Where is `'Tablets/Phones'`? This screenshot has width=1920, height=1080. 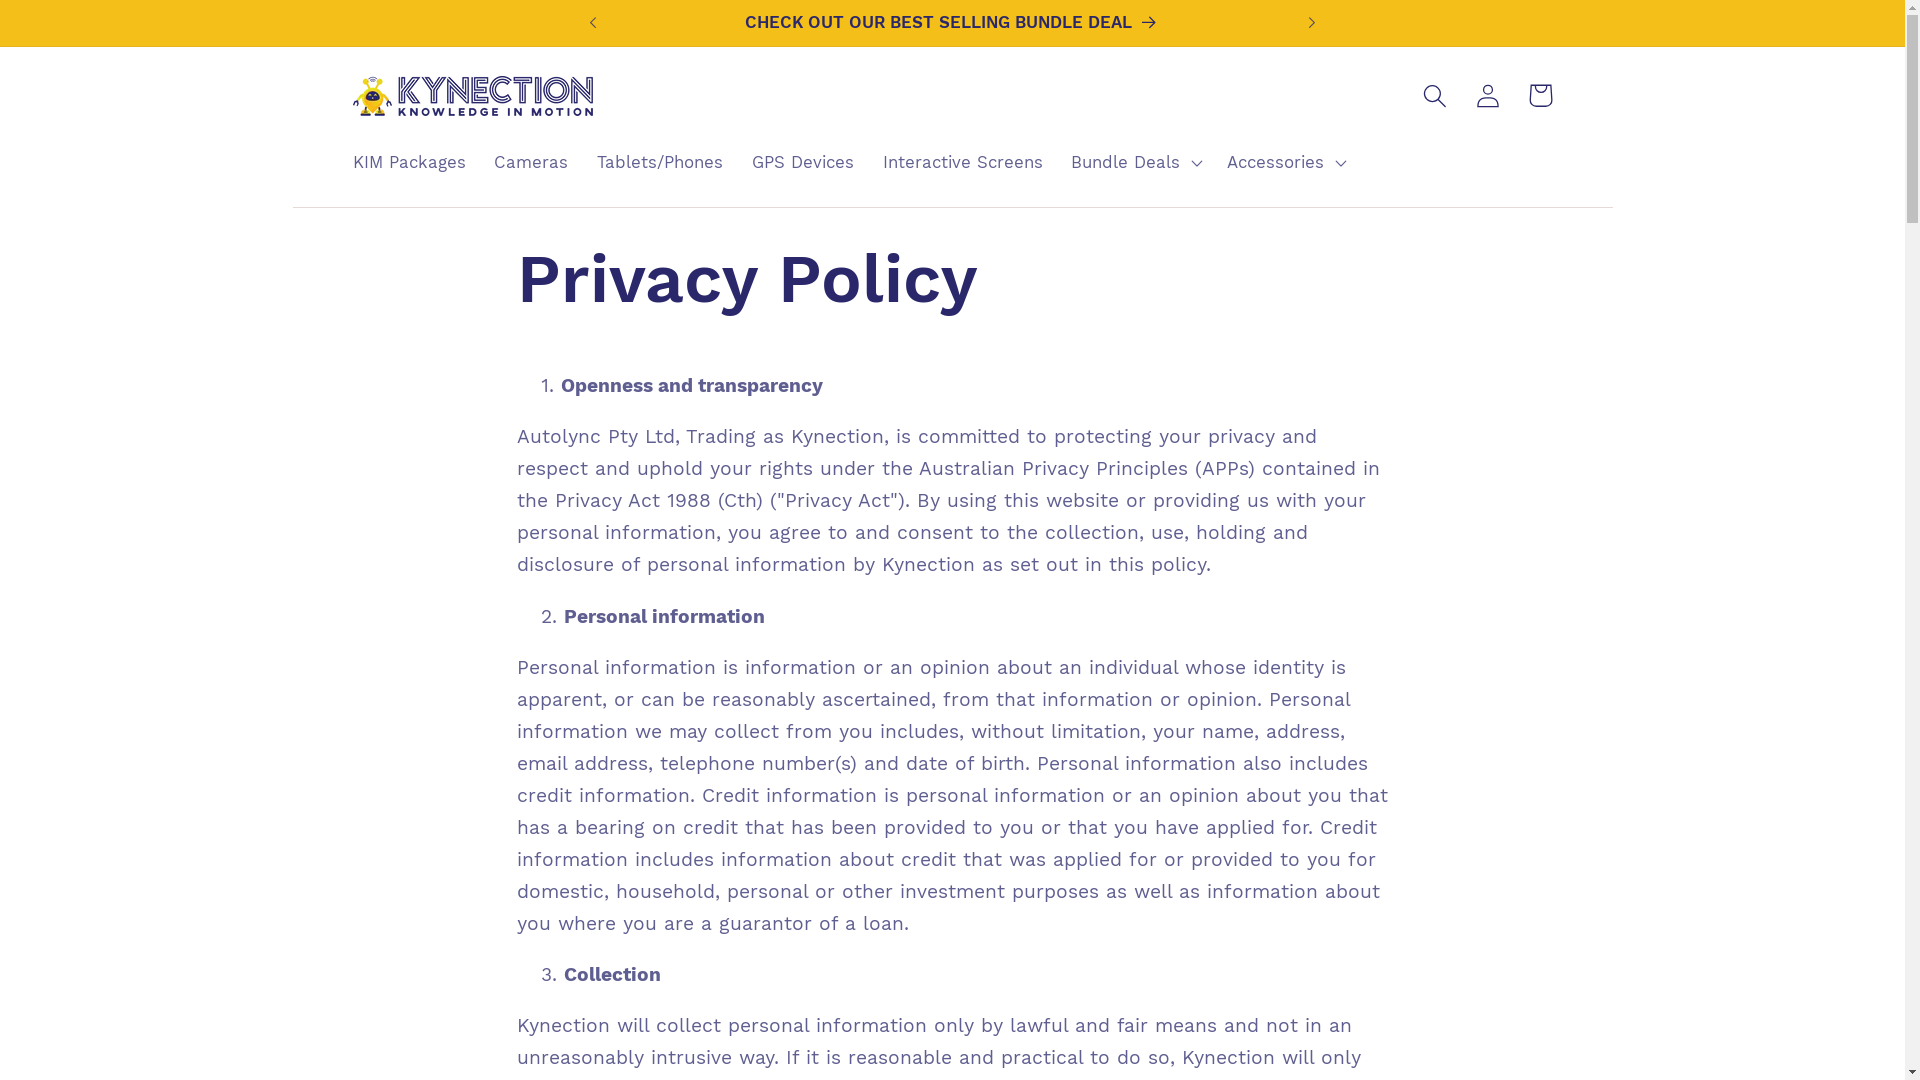
'Tablets/Phones' is located at coordinates (660, 161).